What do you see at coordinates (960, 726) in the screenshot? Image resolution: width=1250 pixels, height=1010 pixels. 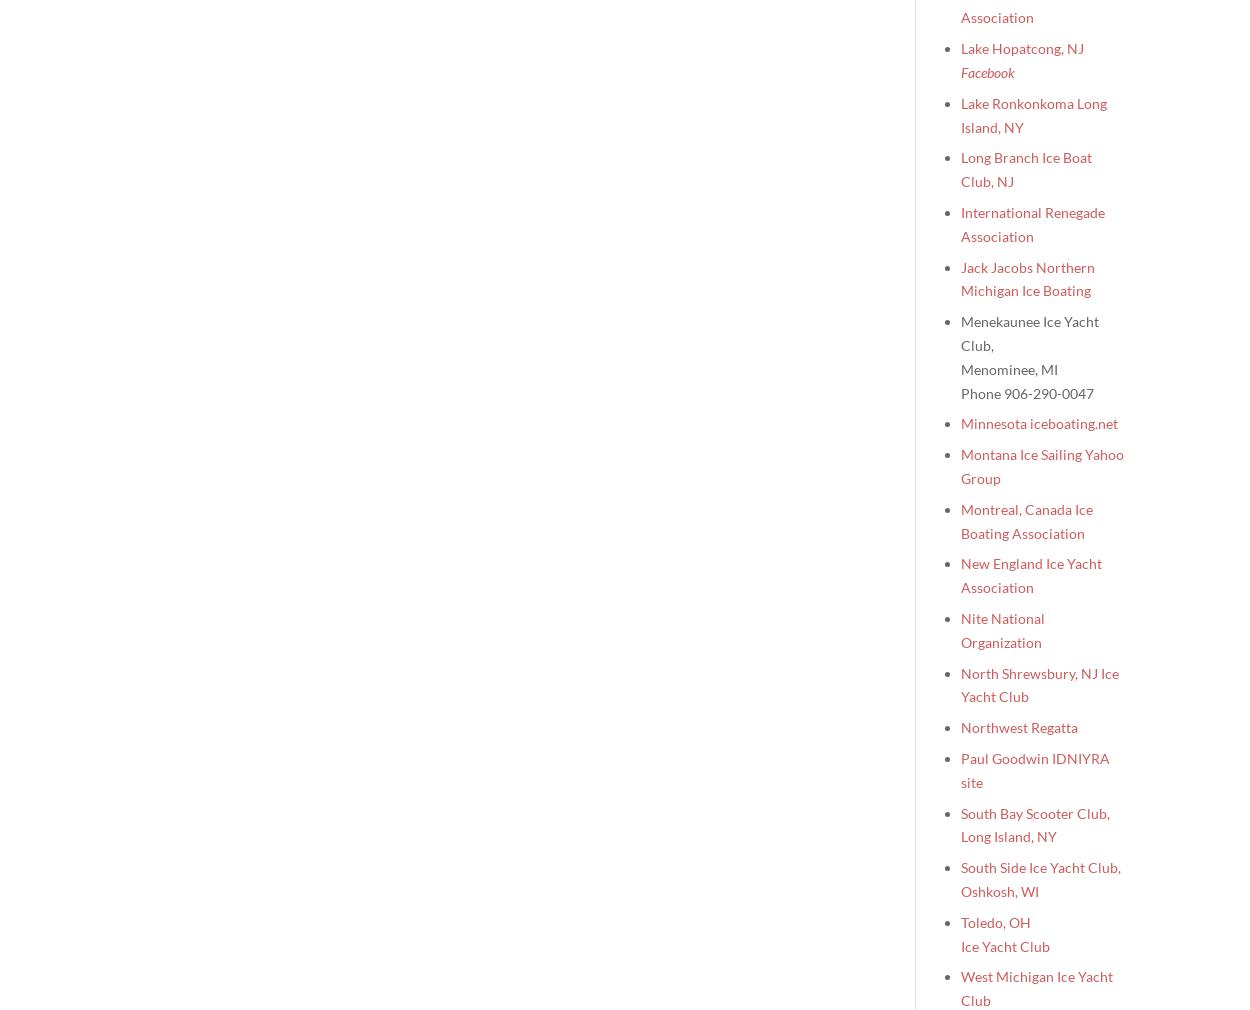 I see `'Northwest Regatta'` at bounding box center [960, 726].